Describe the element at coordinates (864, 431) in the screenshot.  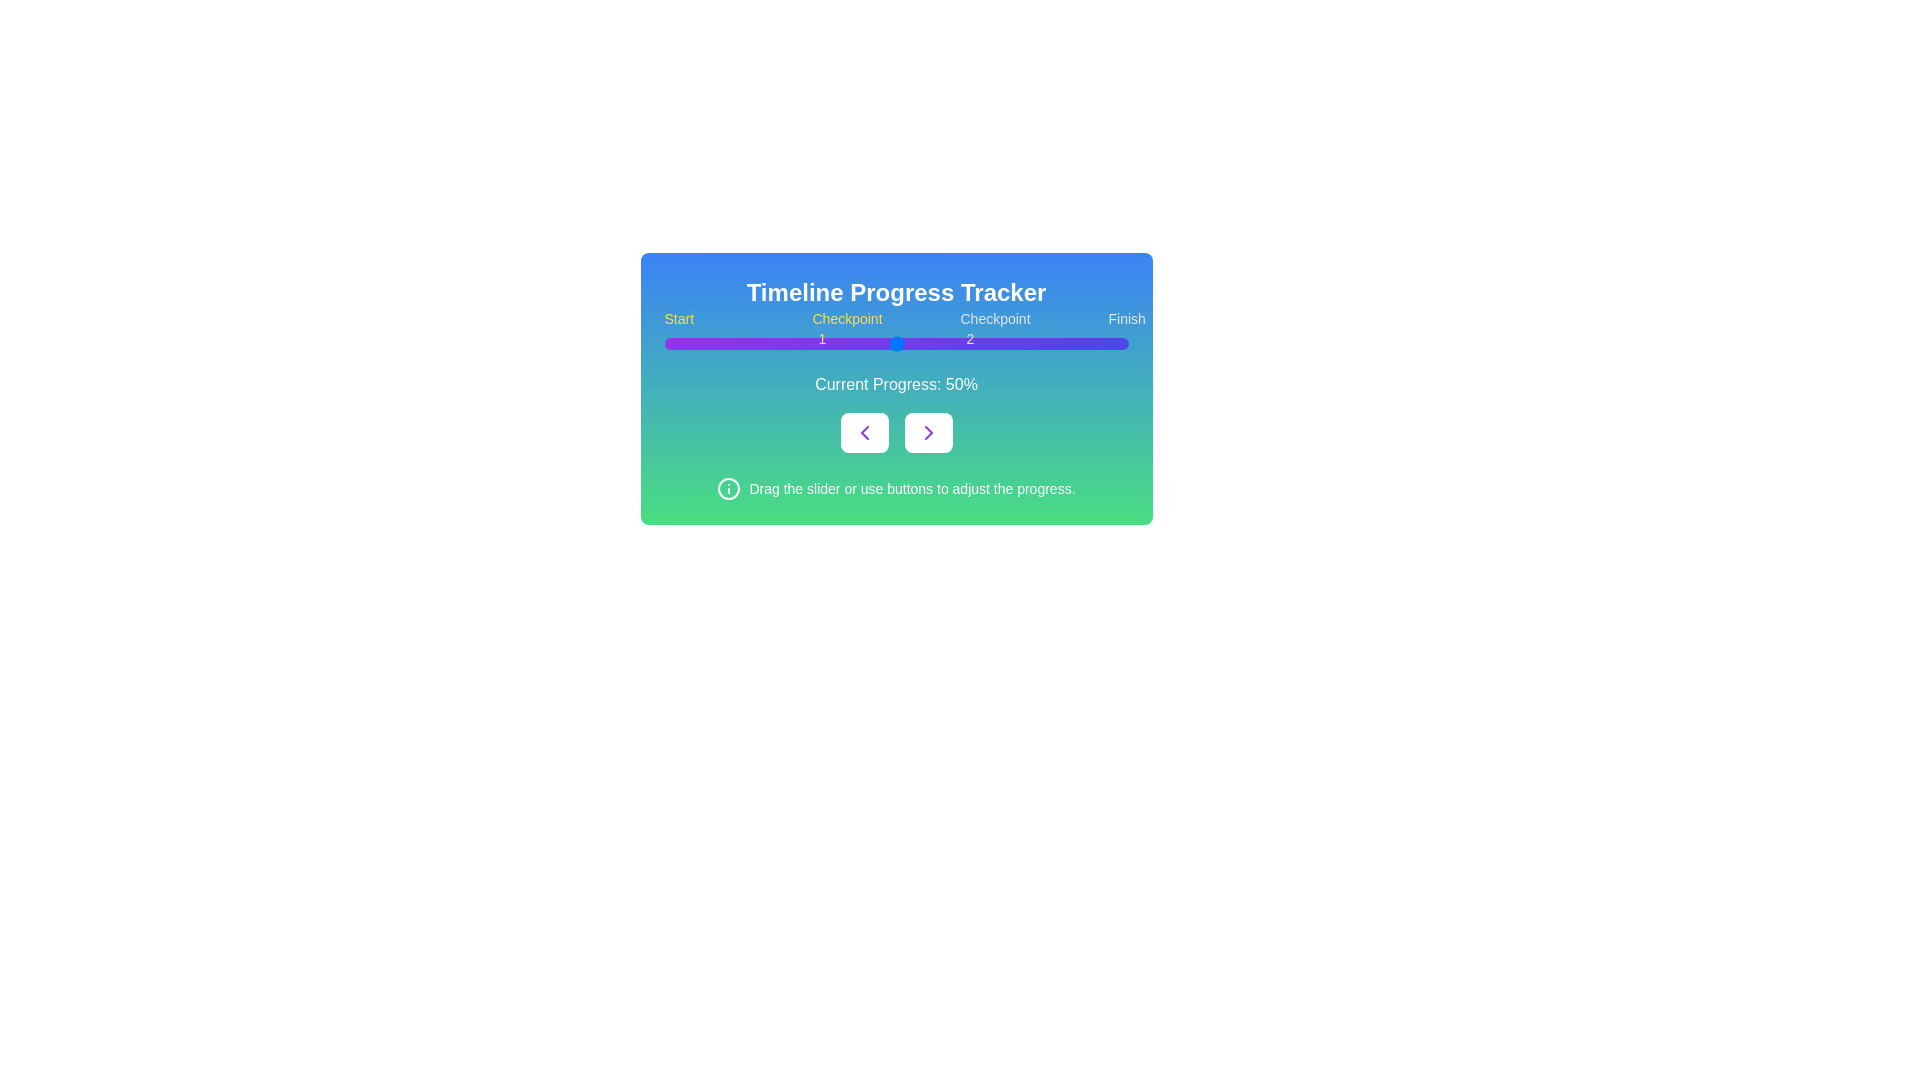
I see `the first button to the left of the right-pointing chevron icon to decrease the progress of the timeline tracker` at that location.